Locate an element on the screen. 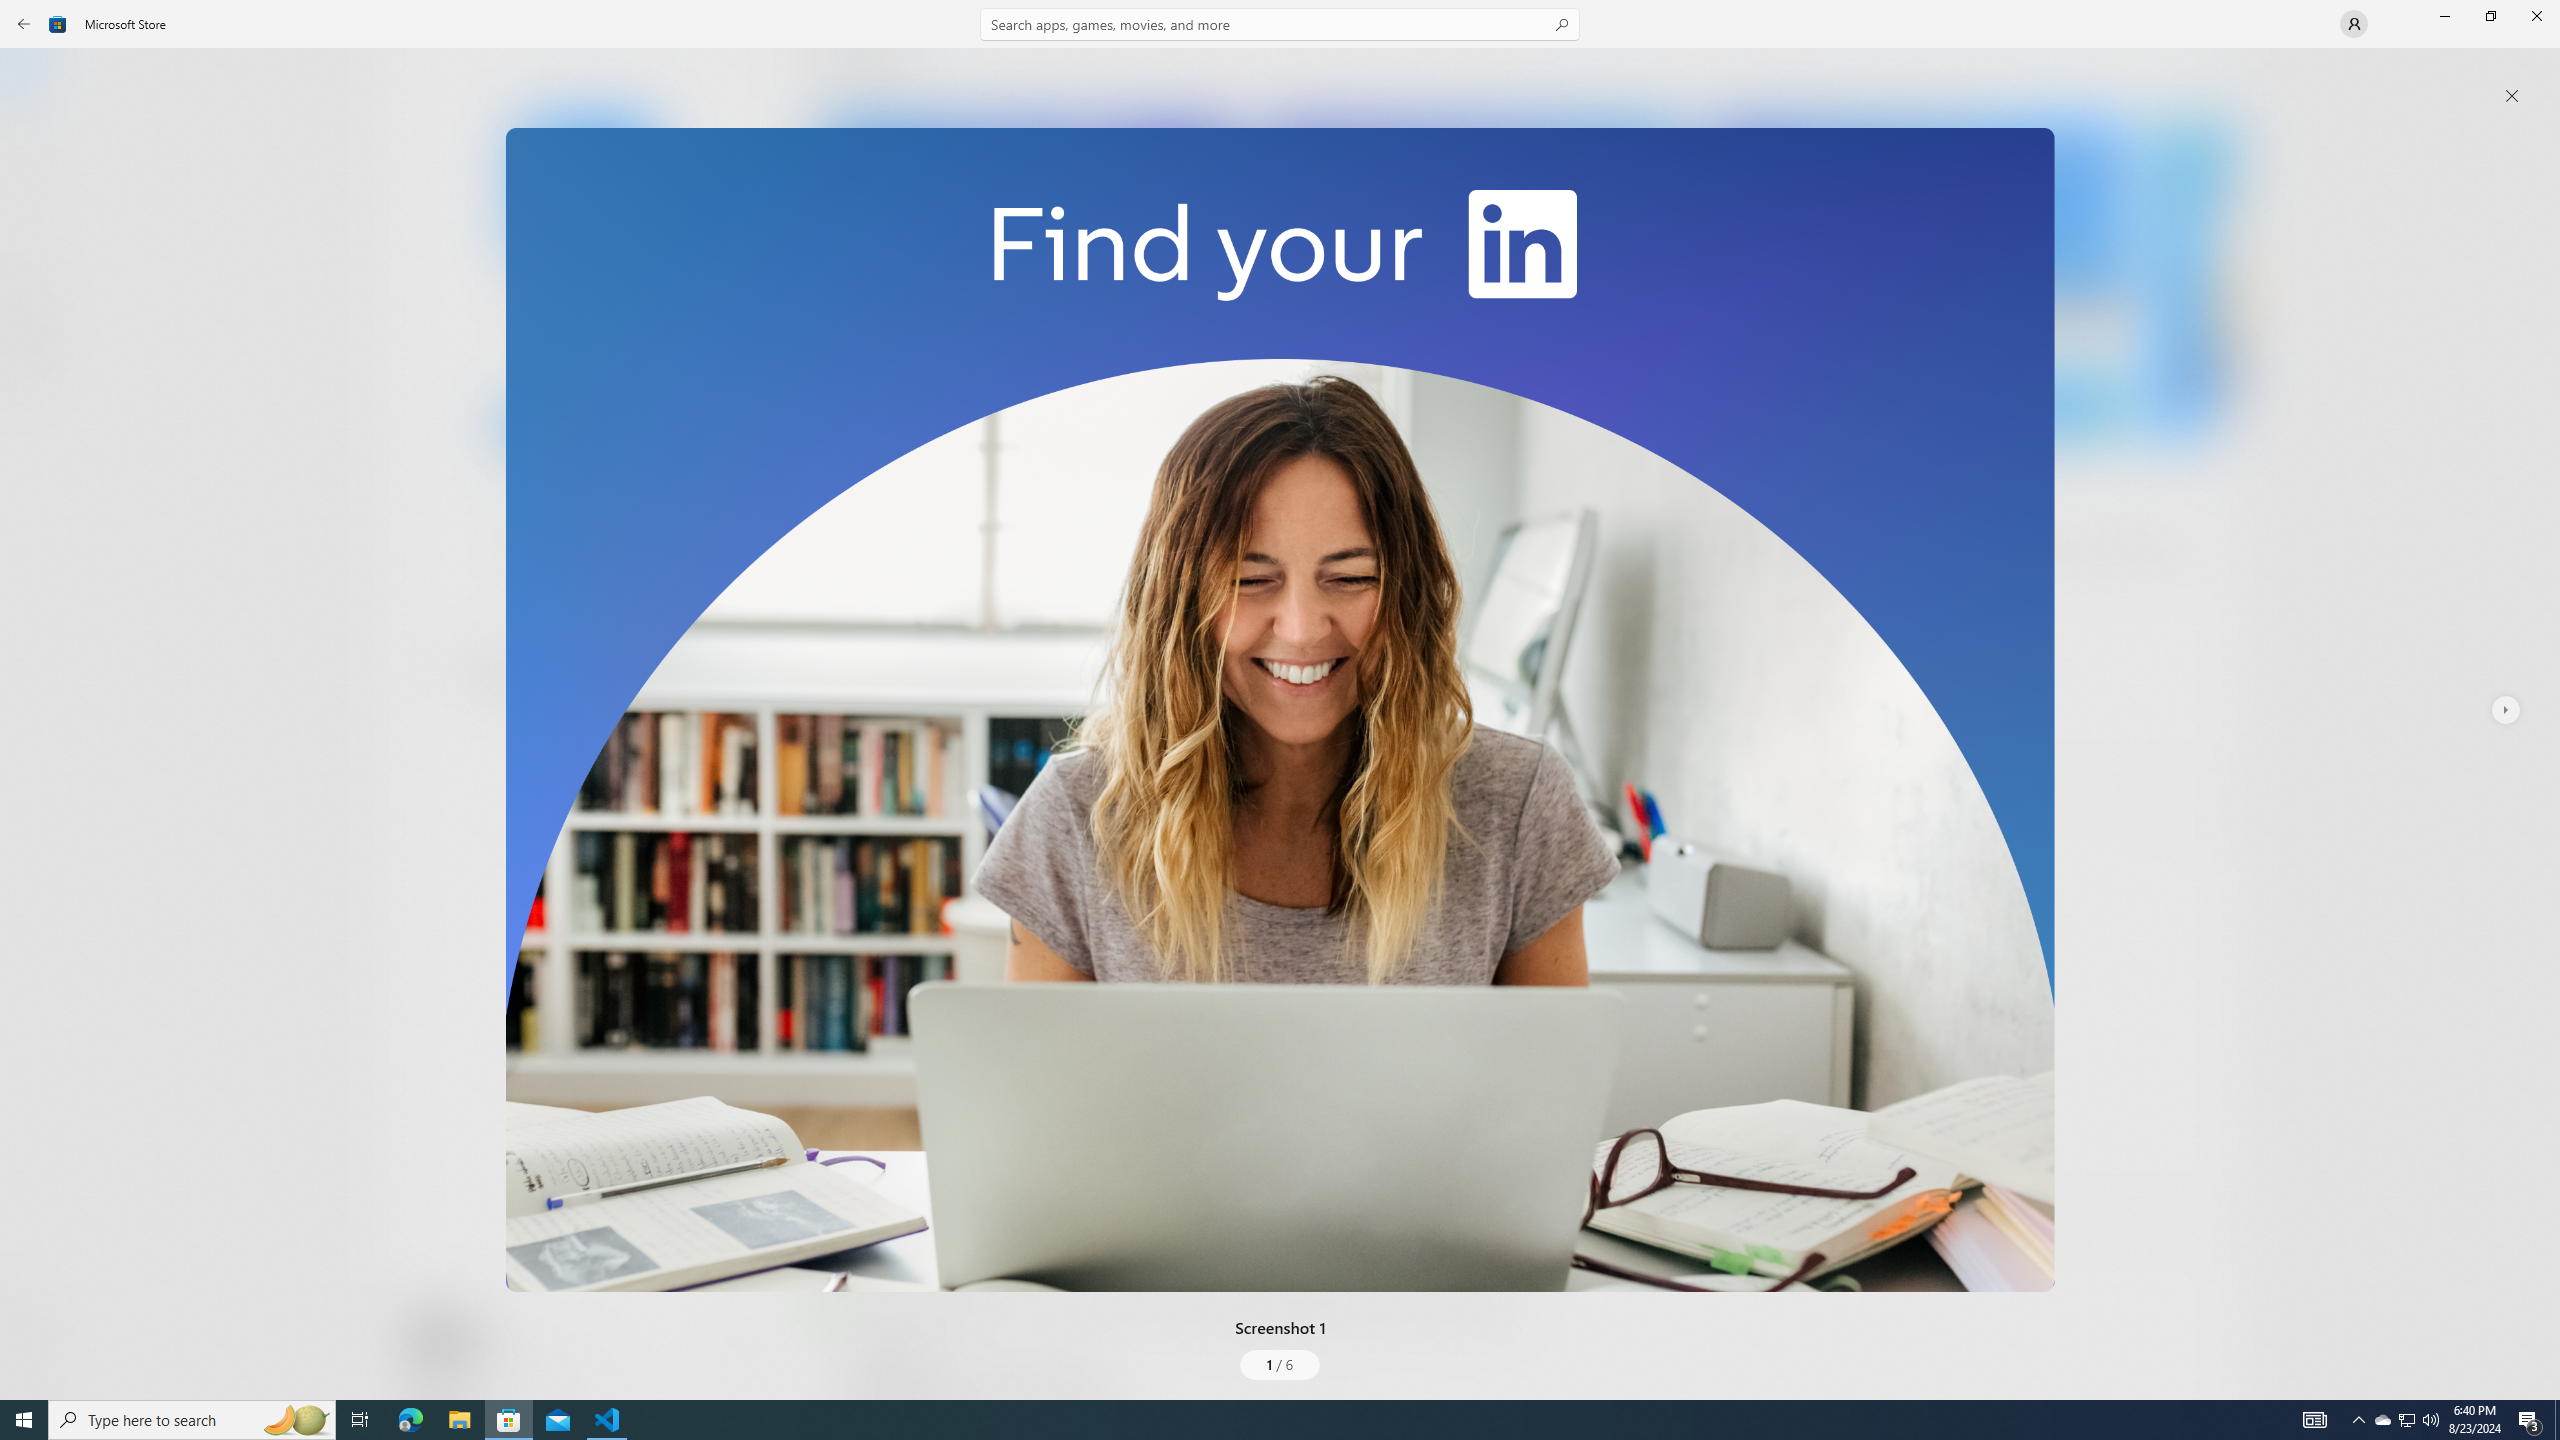 Image resolution: width=2560 pixels, height=1440 pixels. 'Close Microsoft Store' is located at coordinates (2535, 15).